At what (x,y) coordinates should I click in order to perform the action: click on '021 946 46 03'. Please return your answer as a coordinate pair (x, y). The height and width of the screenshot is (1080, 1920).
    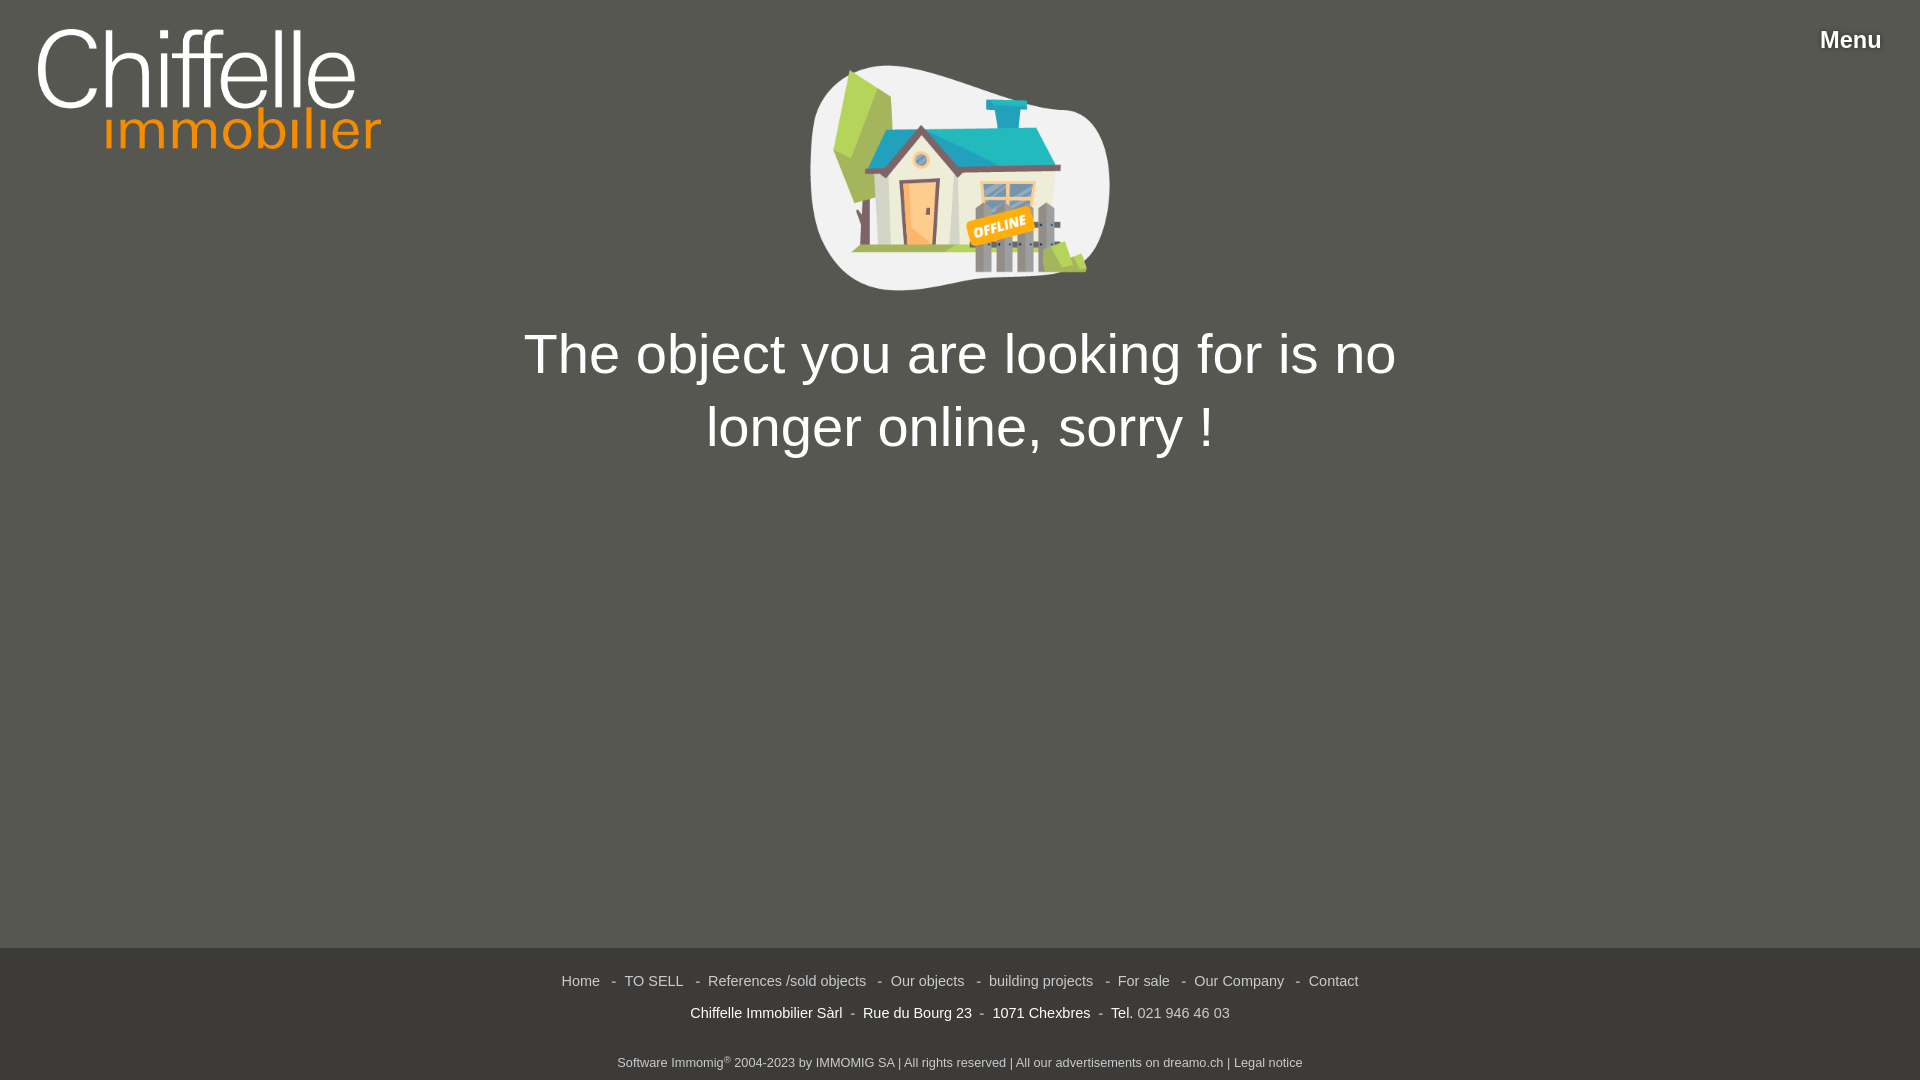
    Looking at the image, I should click on (1182, 1013).